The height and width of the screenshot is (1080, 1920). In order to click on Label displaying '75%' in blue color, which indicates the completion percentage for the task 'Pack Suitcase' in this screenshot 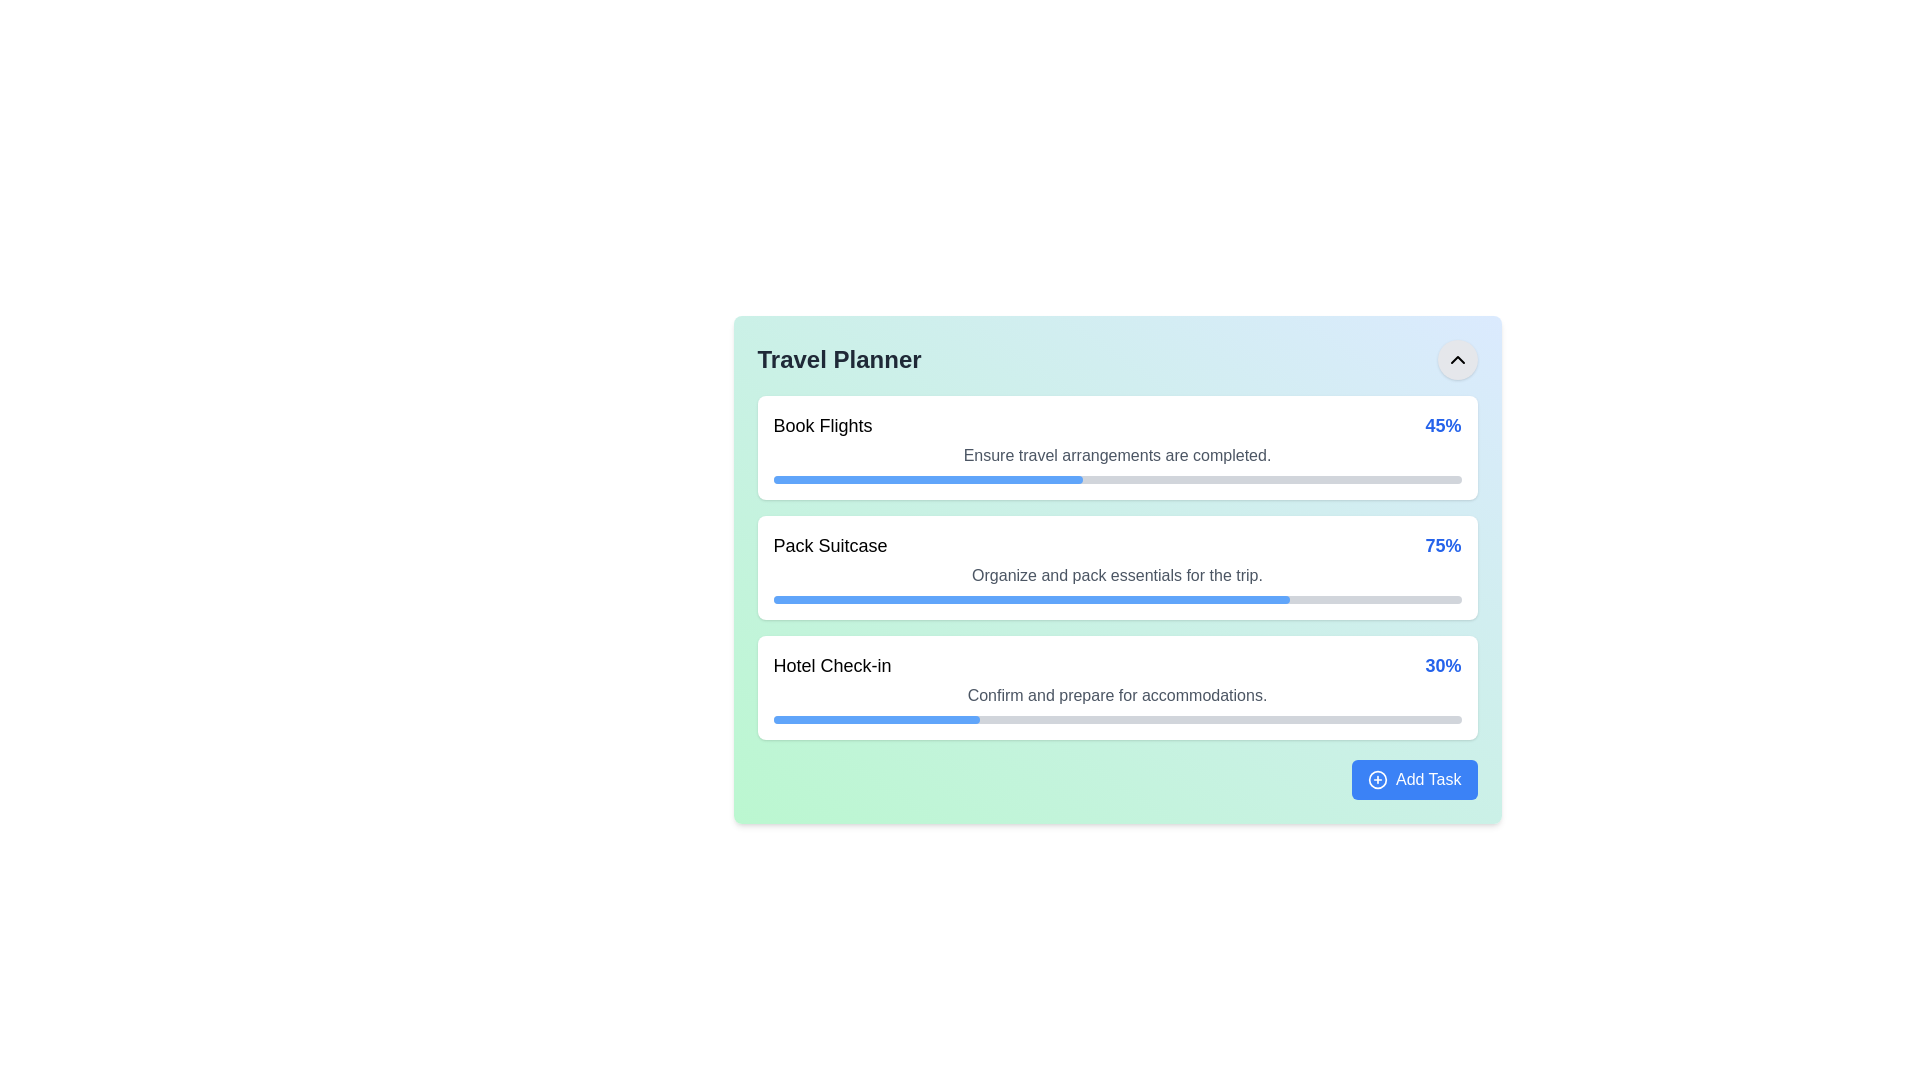, I will do `click(1443, 546)`.